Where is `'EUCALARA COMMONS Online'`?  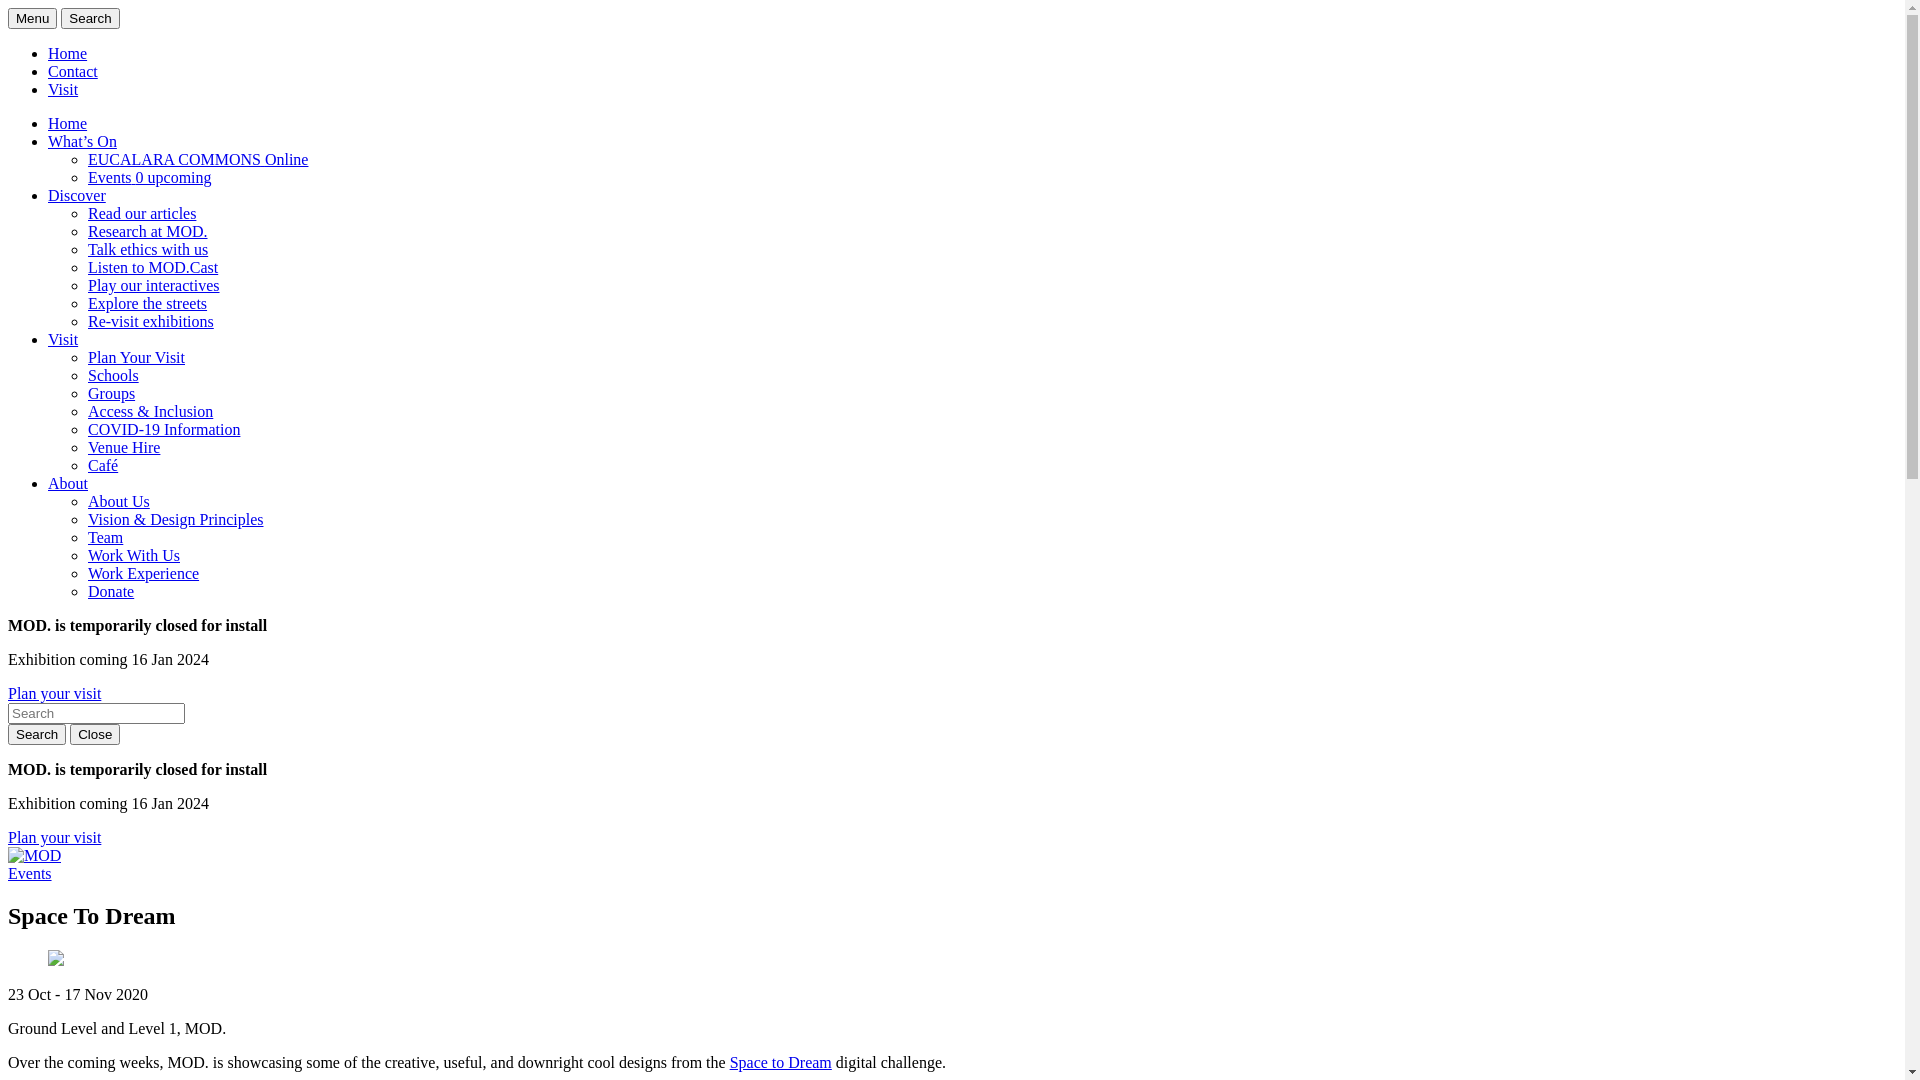
'EUCALARA COMMONS Online' is located at coordinates (197, 158).